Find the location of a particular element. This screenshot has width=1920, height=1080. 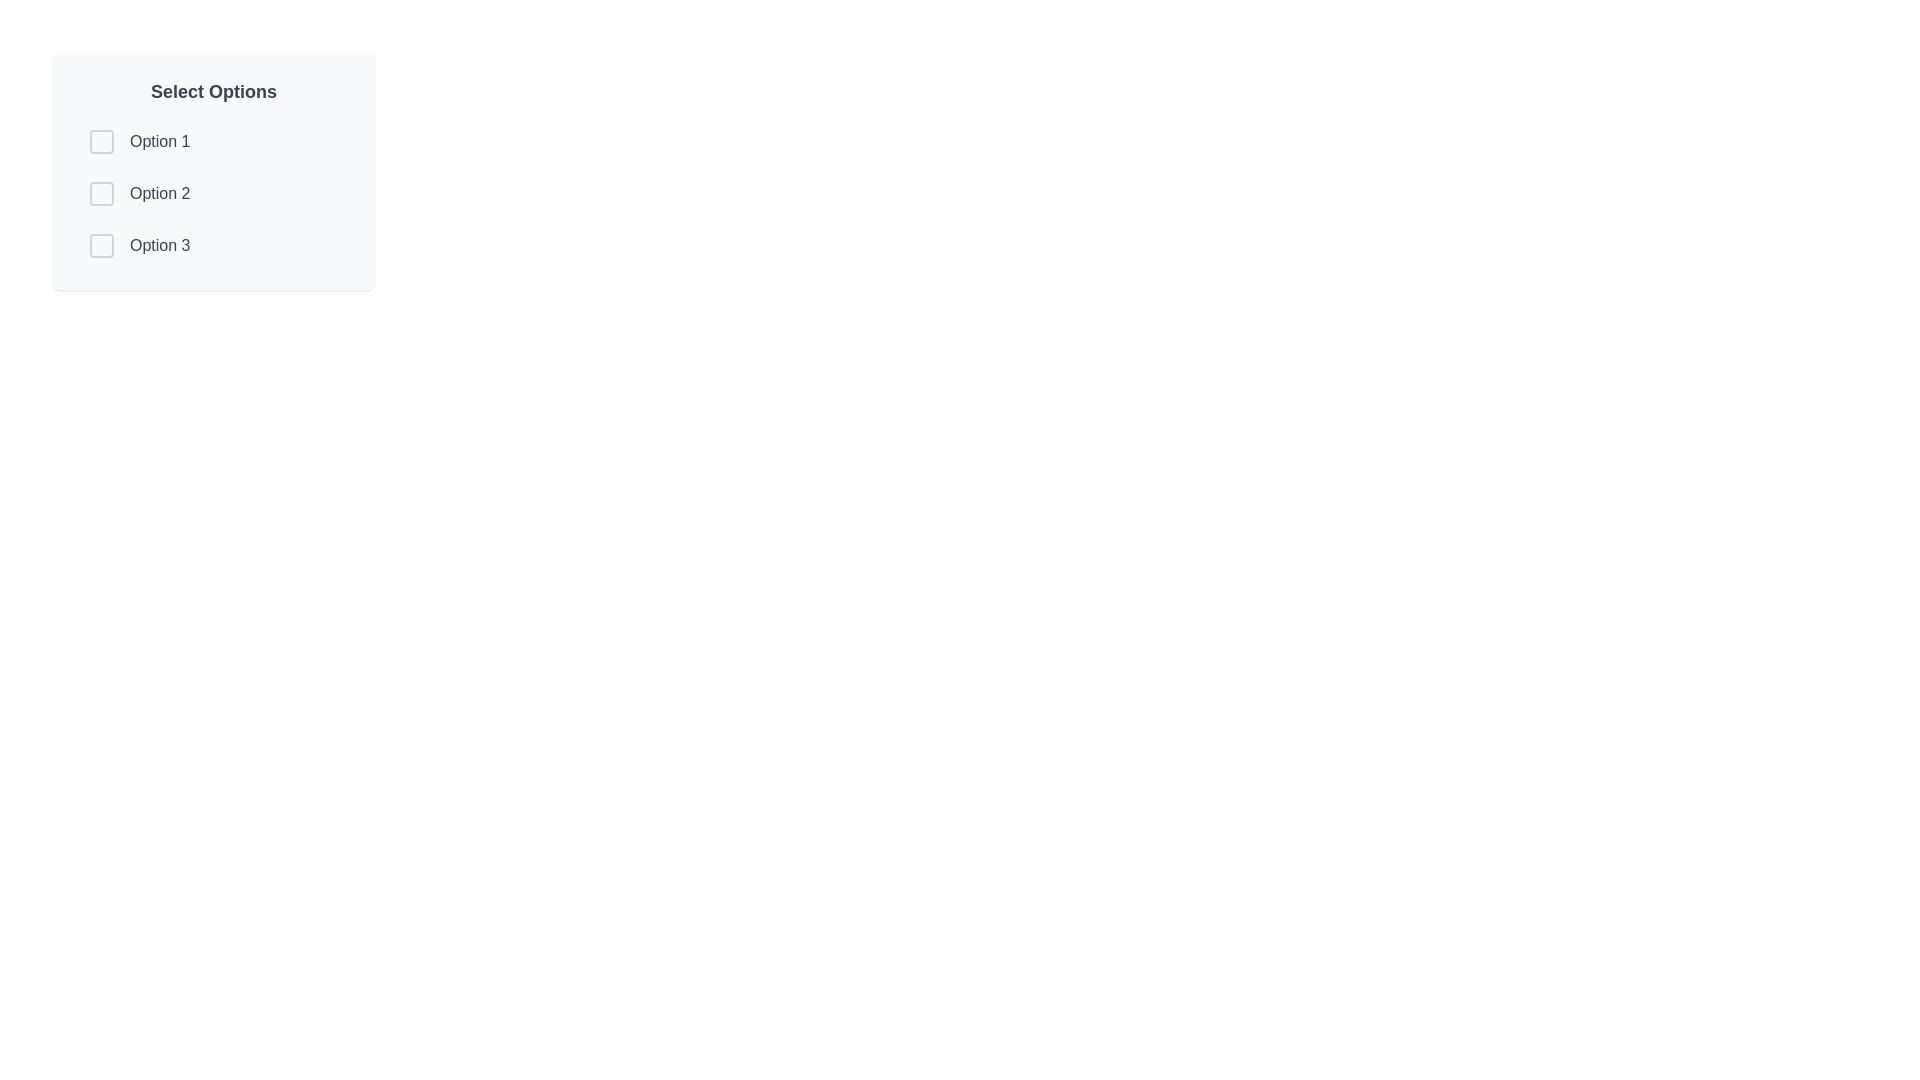

the checkbox for 'Option 2' is located at coordinates (100, 193).